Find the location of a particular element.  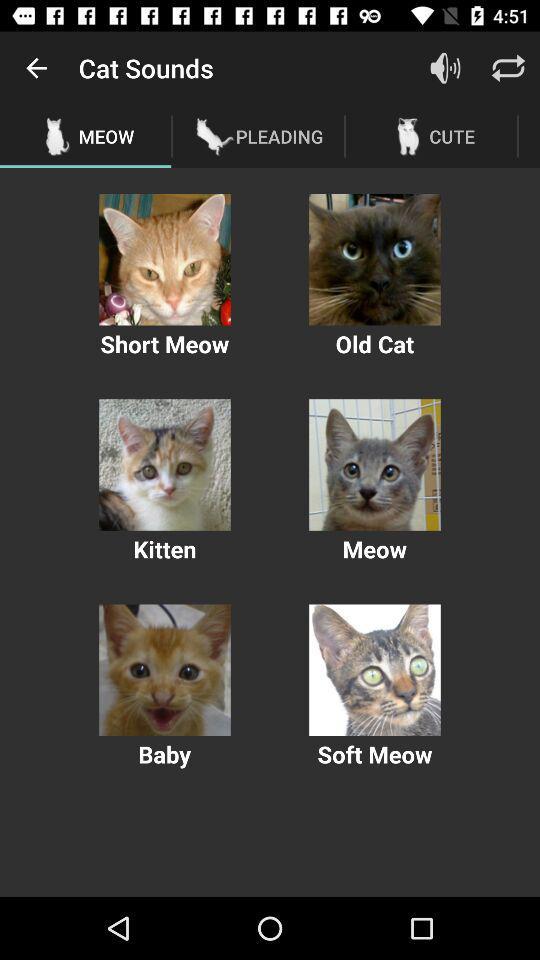

item to the right of pleading is located at coordinates (445, 68).